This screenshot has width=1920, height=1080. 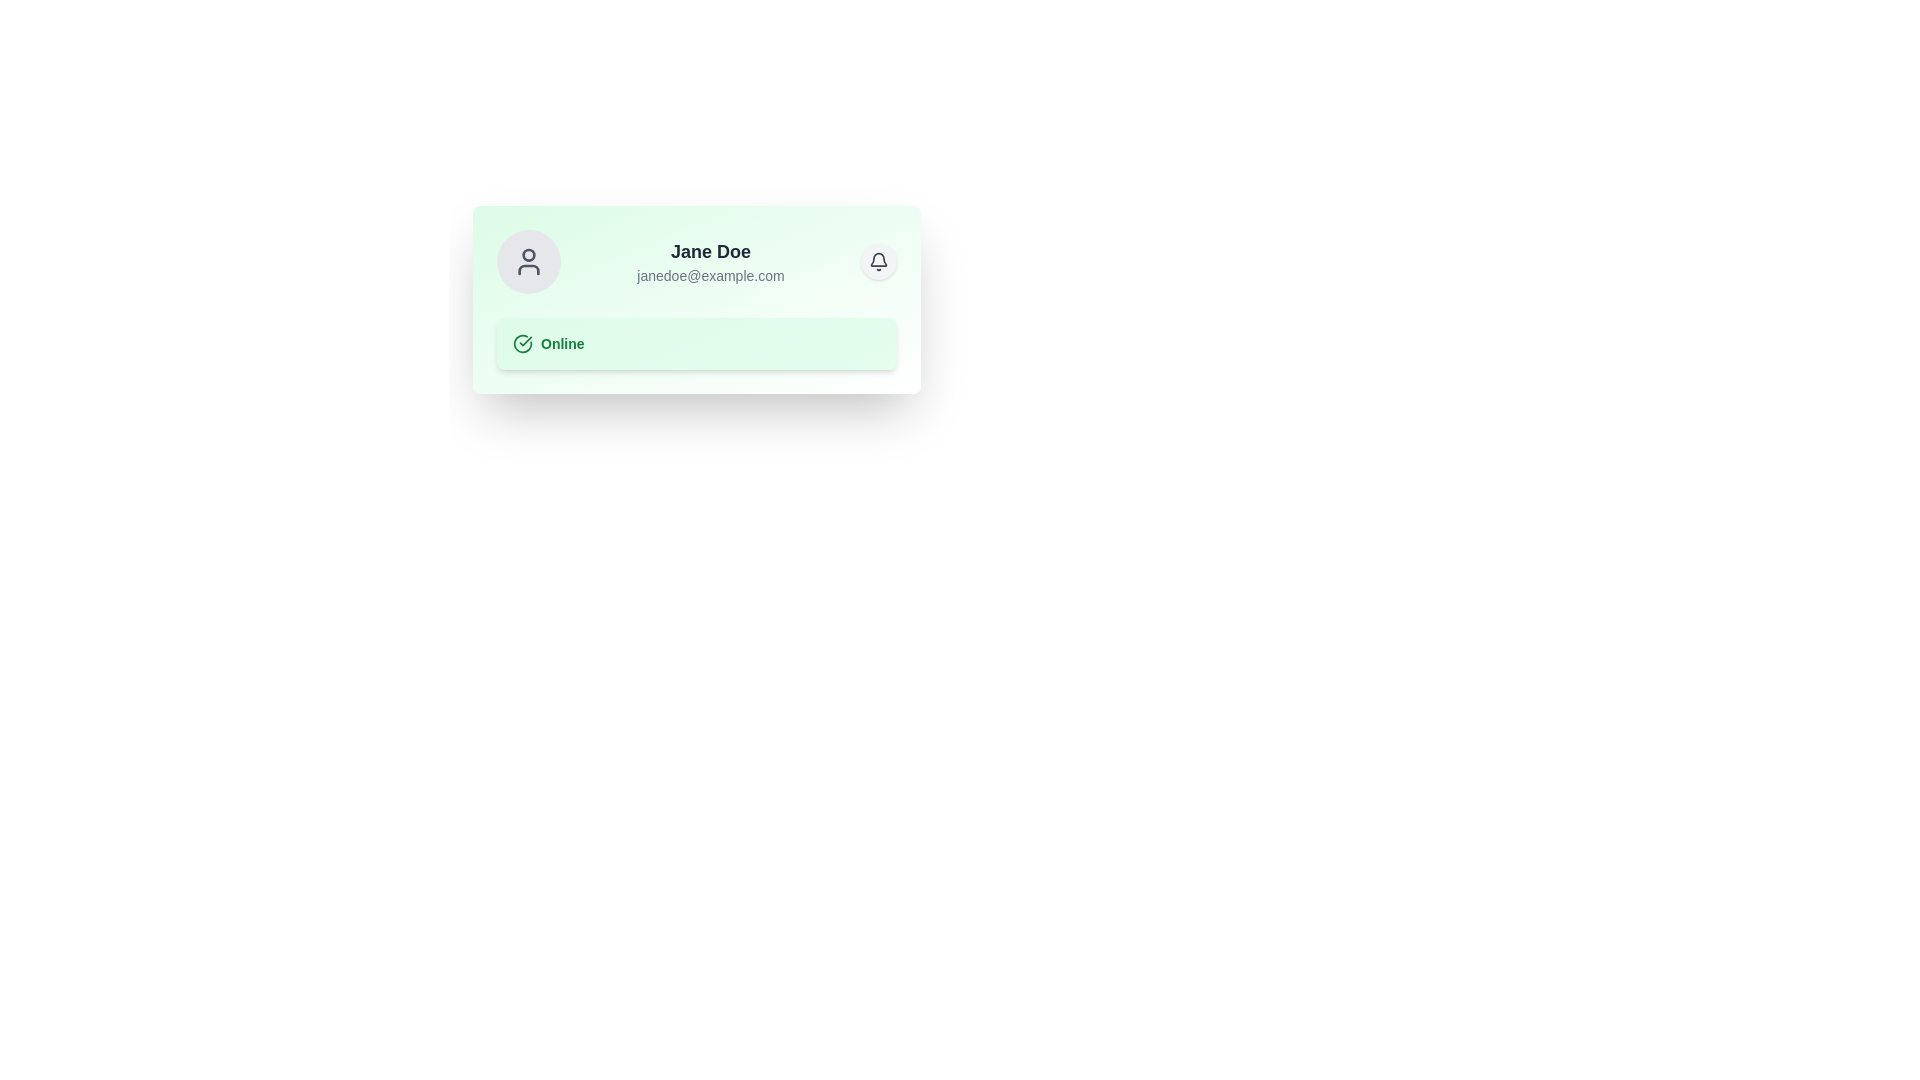 I want to click on the Status Indicator located centrally within the user card below the user information section, so click(x=696, y=330).